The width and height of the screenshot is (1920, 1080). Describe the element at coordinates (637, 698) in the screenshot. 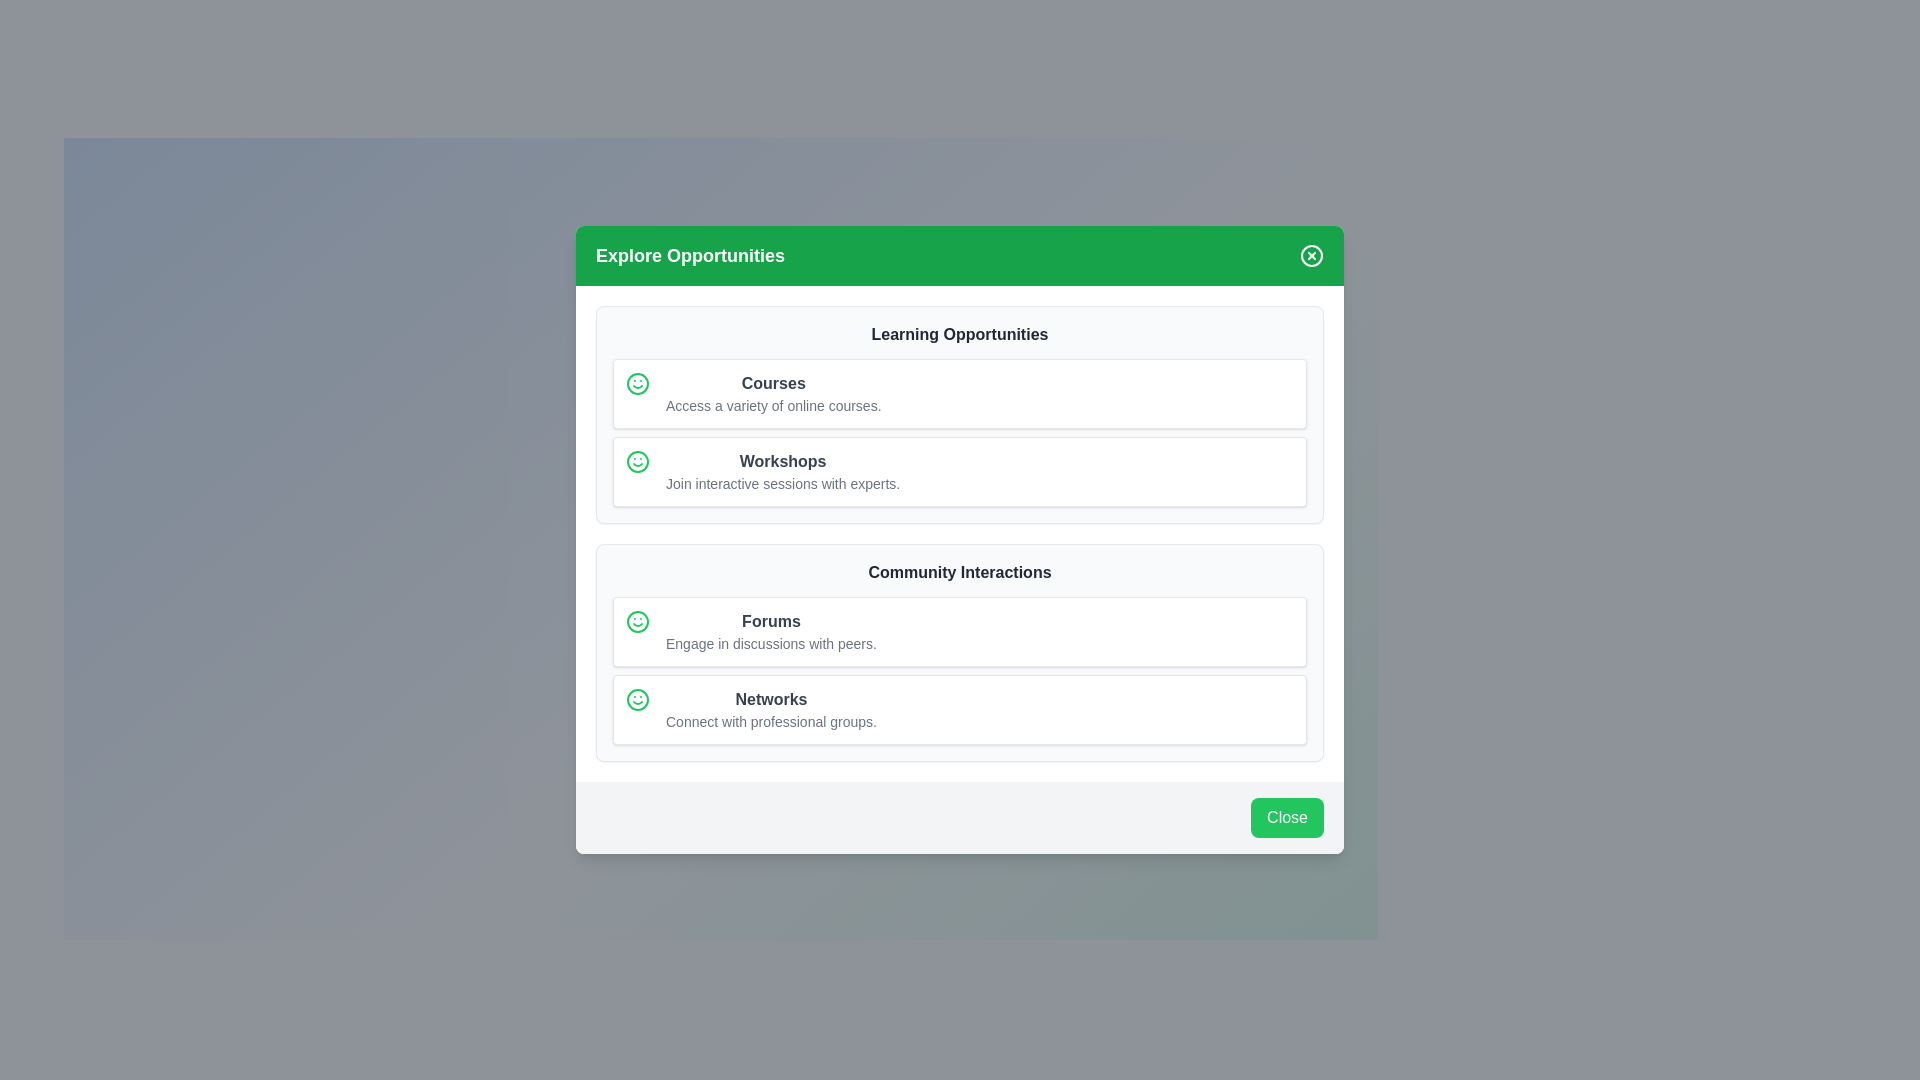

I see `the green smiling face icon located to the left of the text 'Networks Connect with professional groups.' in the 'Community Interactions' section of the card list` at that location.